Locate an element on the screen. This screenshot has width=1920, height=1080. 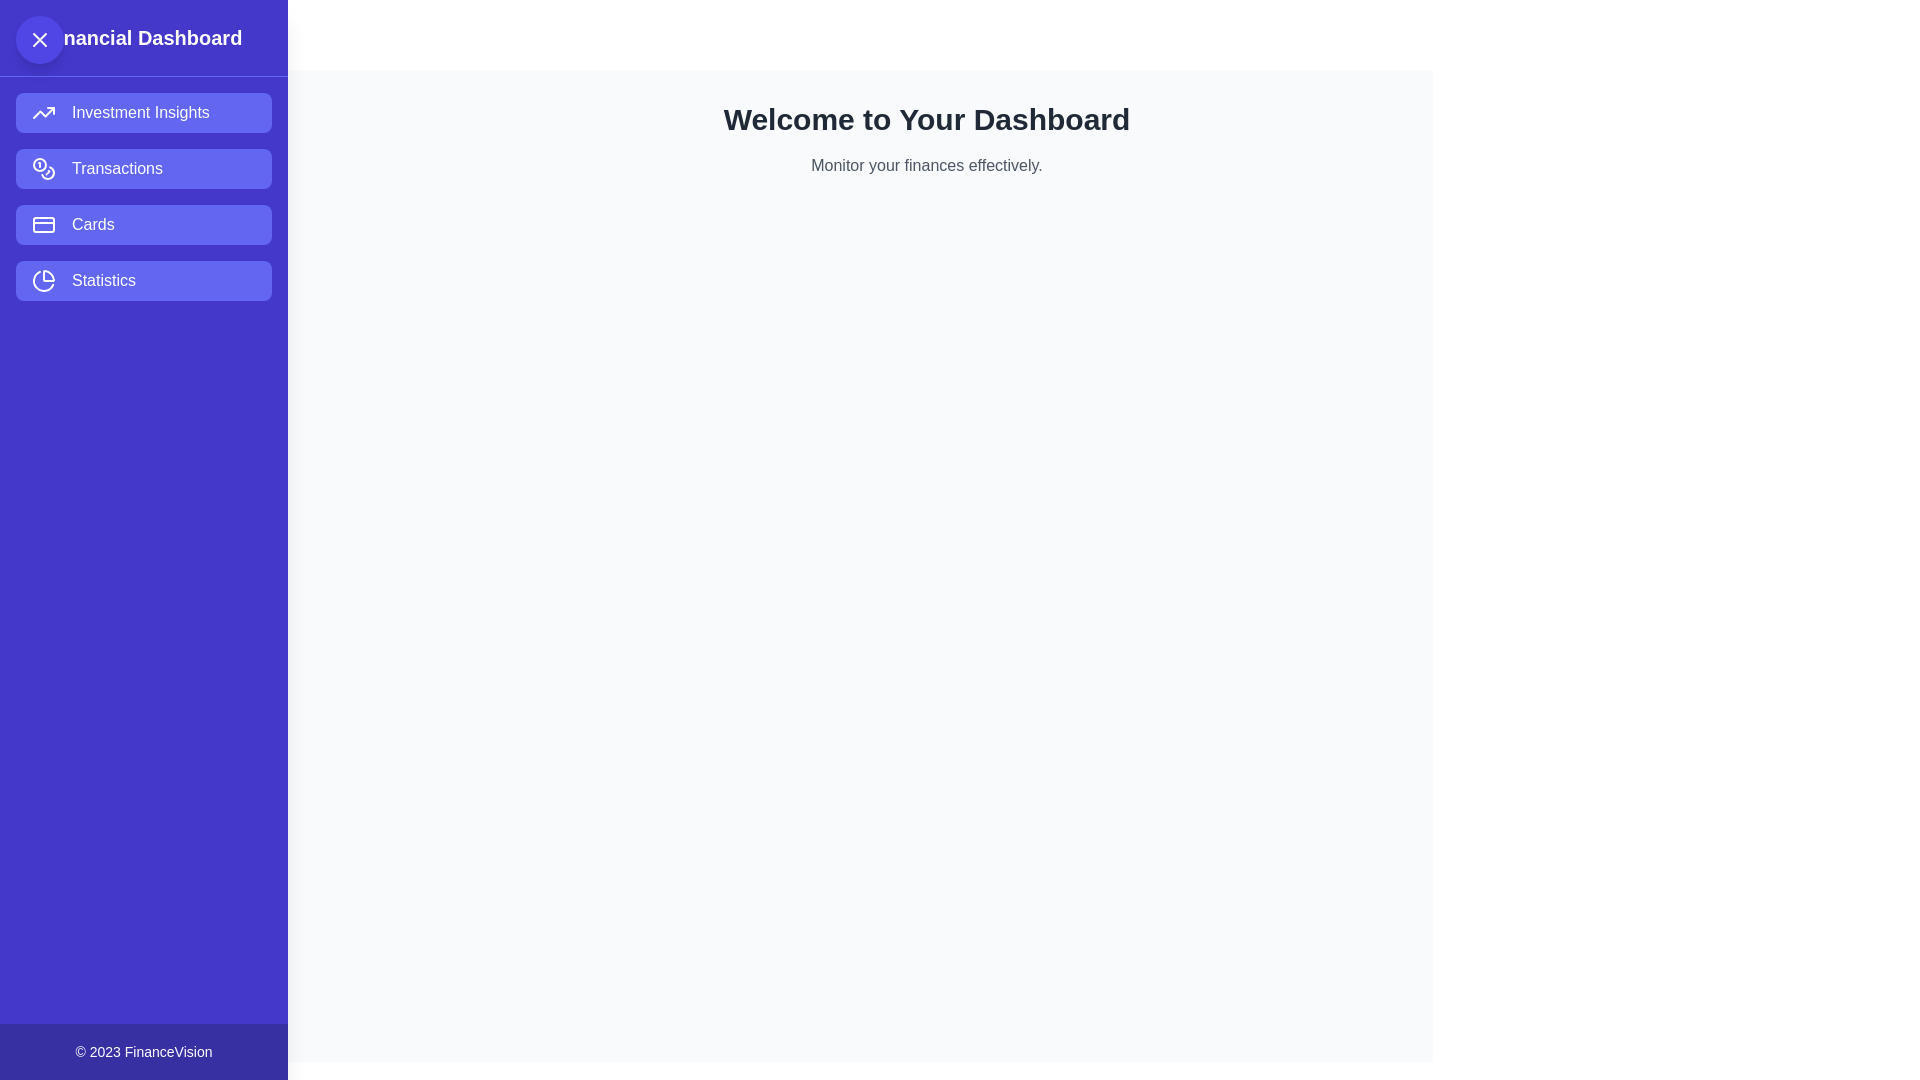
the second navigation button in the left sidebar, located below the 'Investment Insights' button and above the 'Cards' button is located at coordinates (143, 168).